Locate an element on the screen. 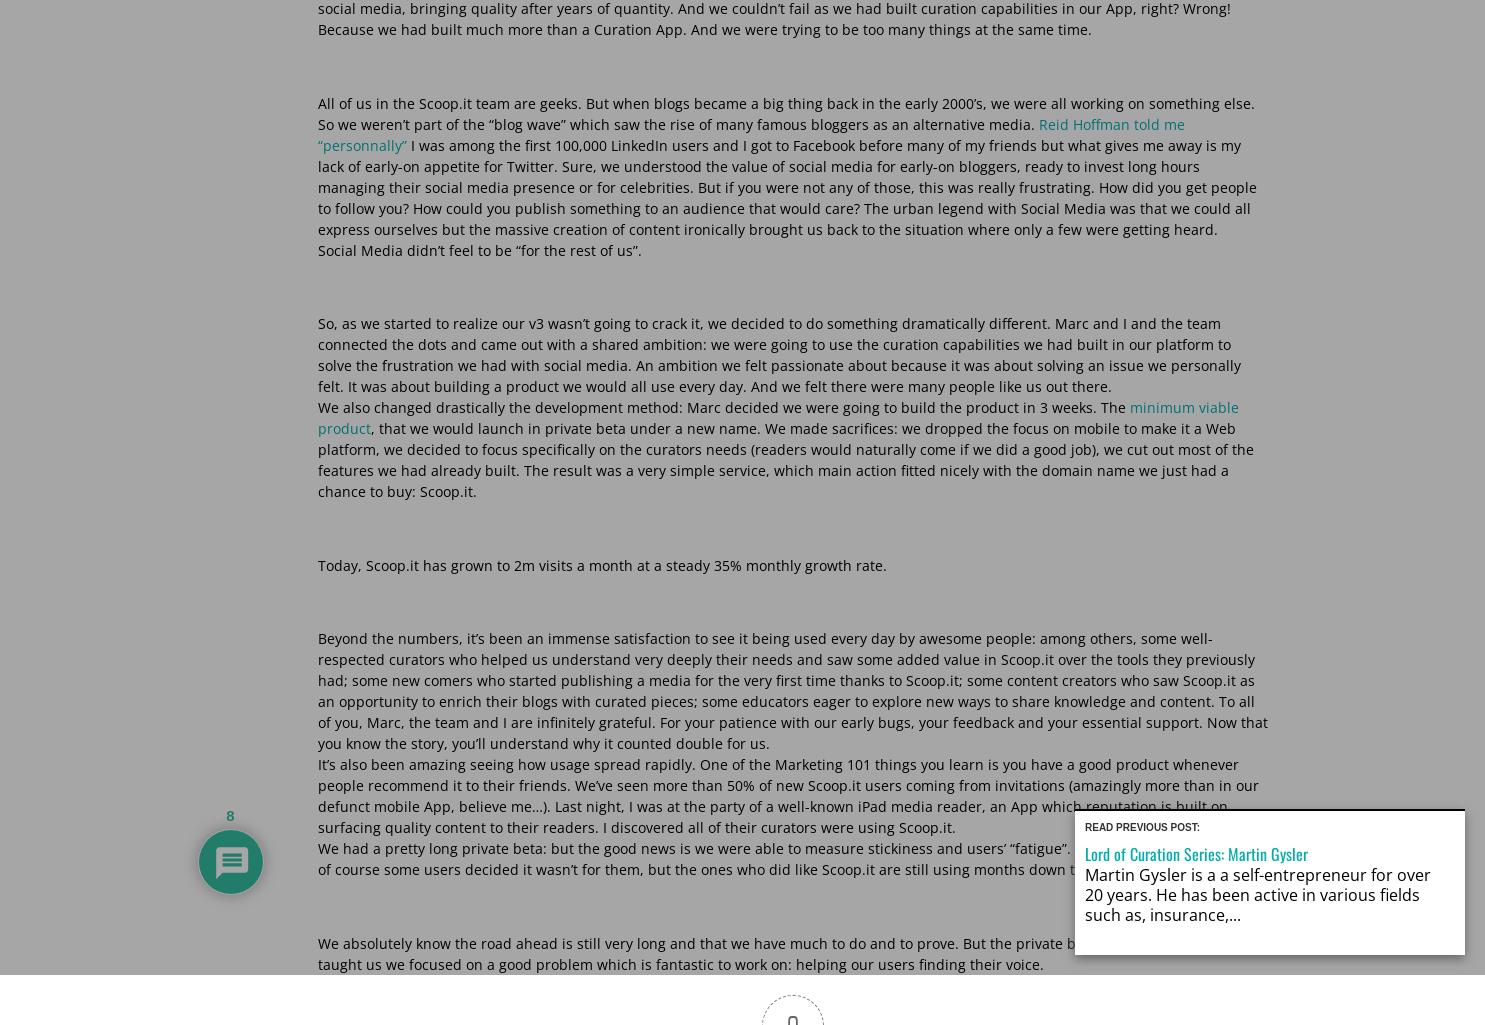 The width and height of the screenshot is (1485, 1025). 'We also changed drastically the development method: Marc decided we were going to build the product in 3 weeks. The' is located at coordinates (722, 407).